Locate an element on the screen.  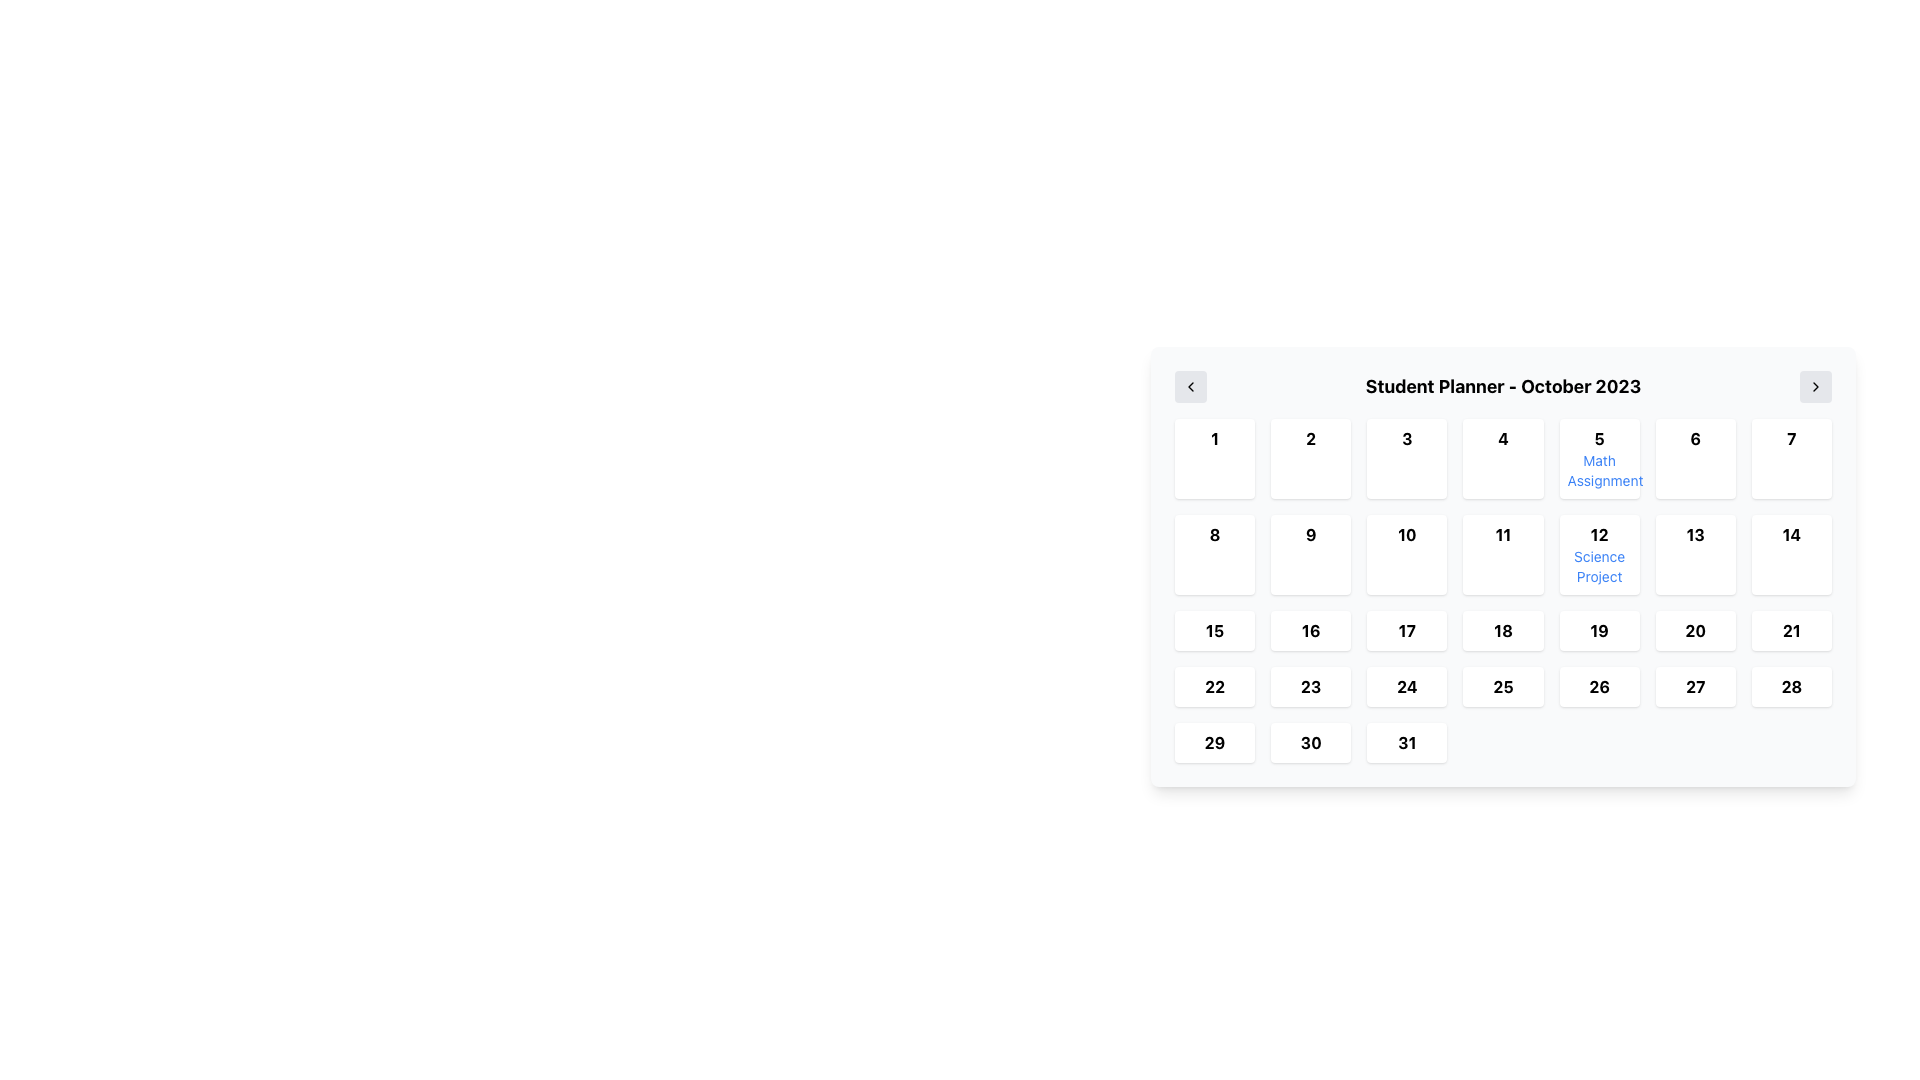
the calendar date tile representing the date '13' is located at coordinates (1694, 555).